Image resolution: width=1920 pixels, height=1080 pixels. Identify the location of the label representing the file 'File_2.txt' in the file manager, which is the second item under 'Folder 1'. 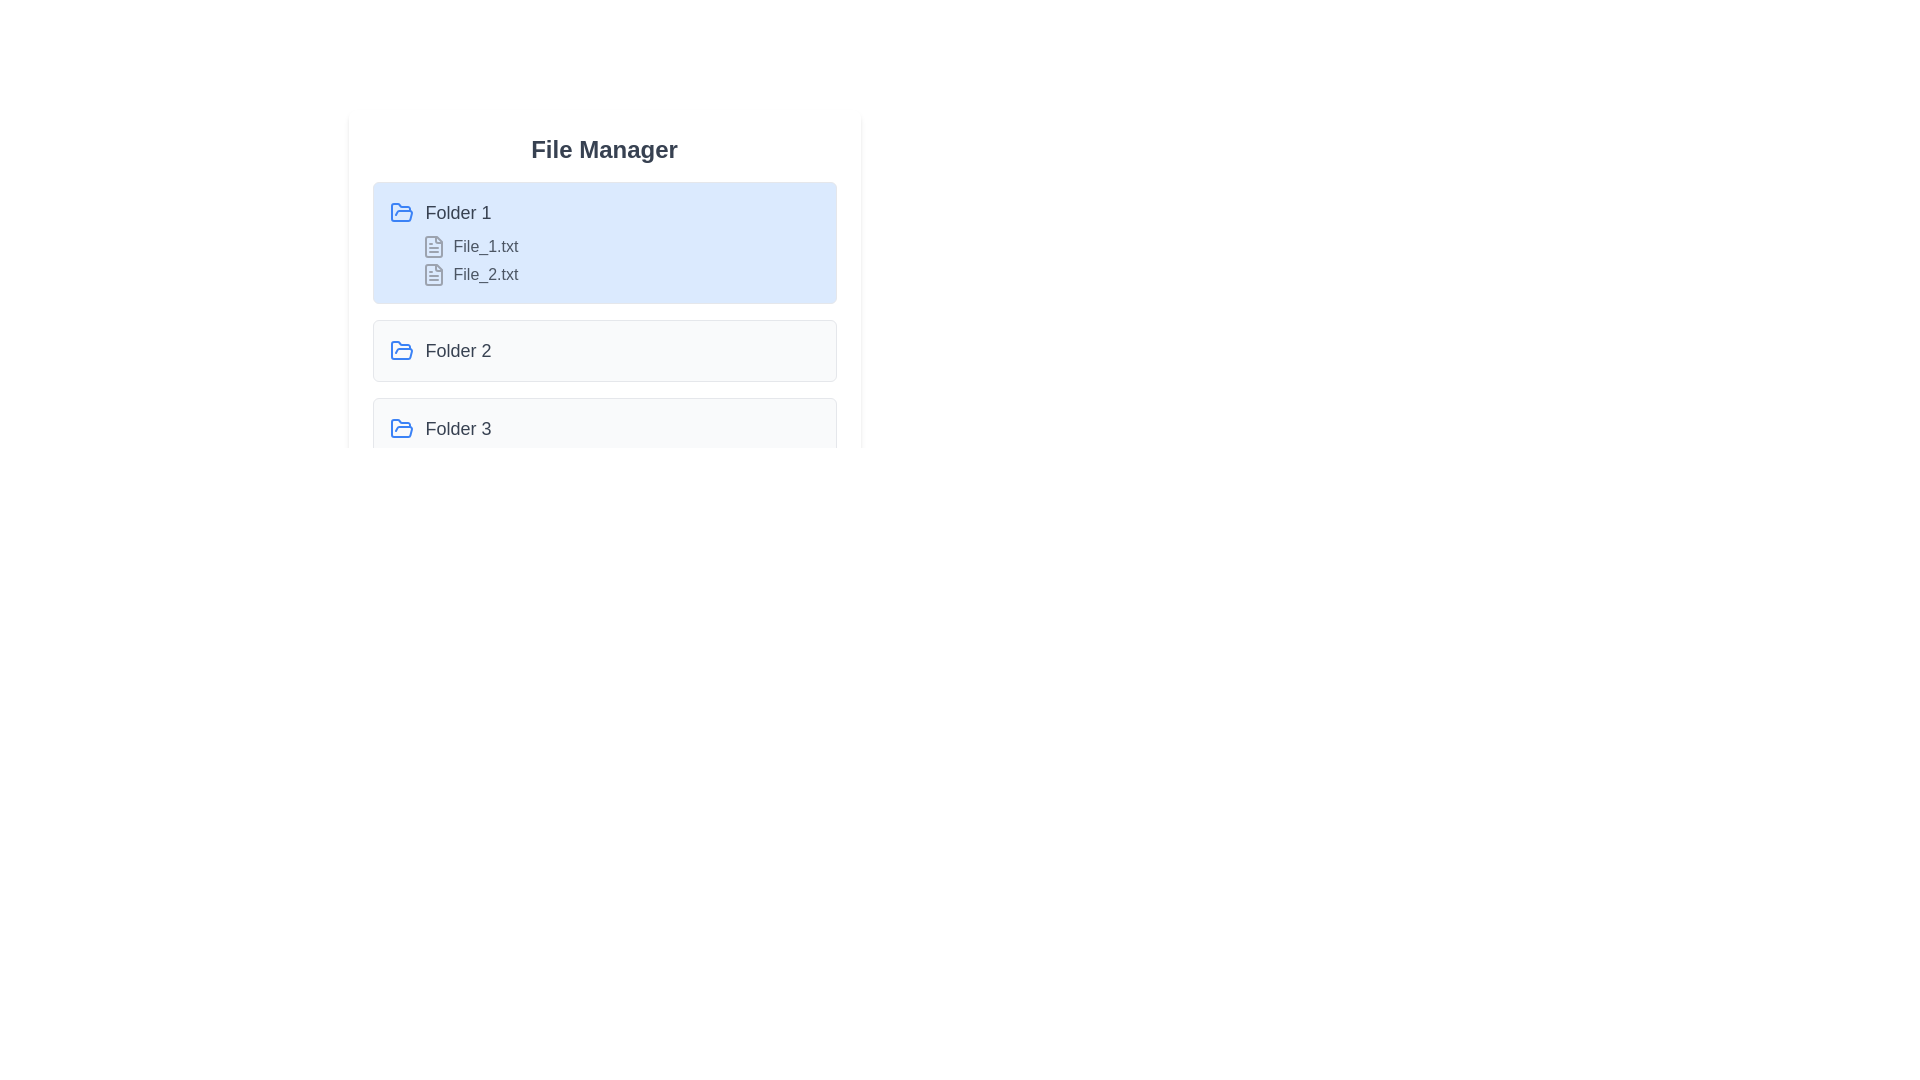
(485, 274).